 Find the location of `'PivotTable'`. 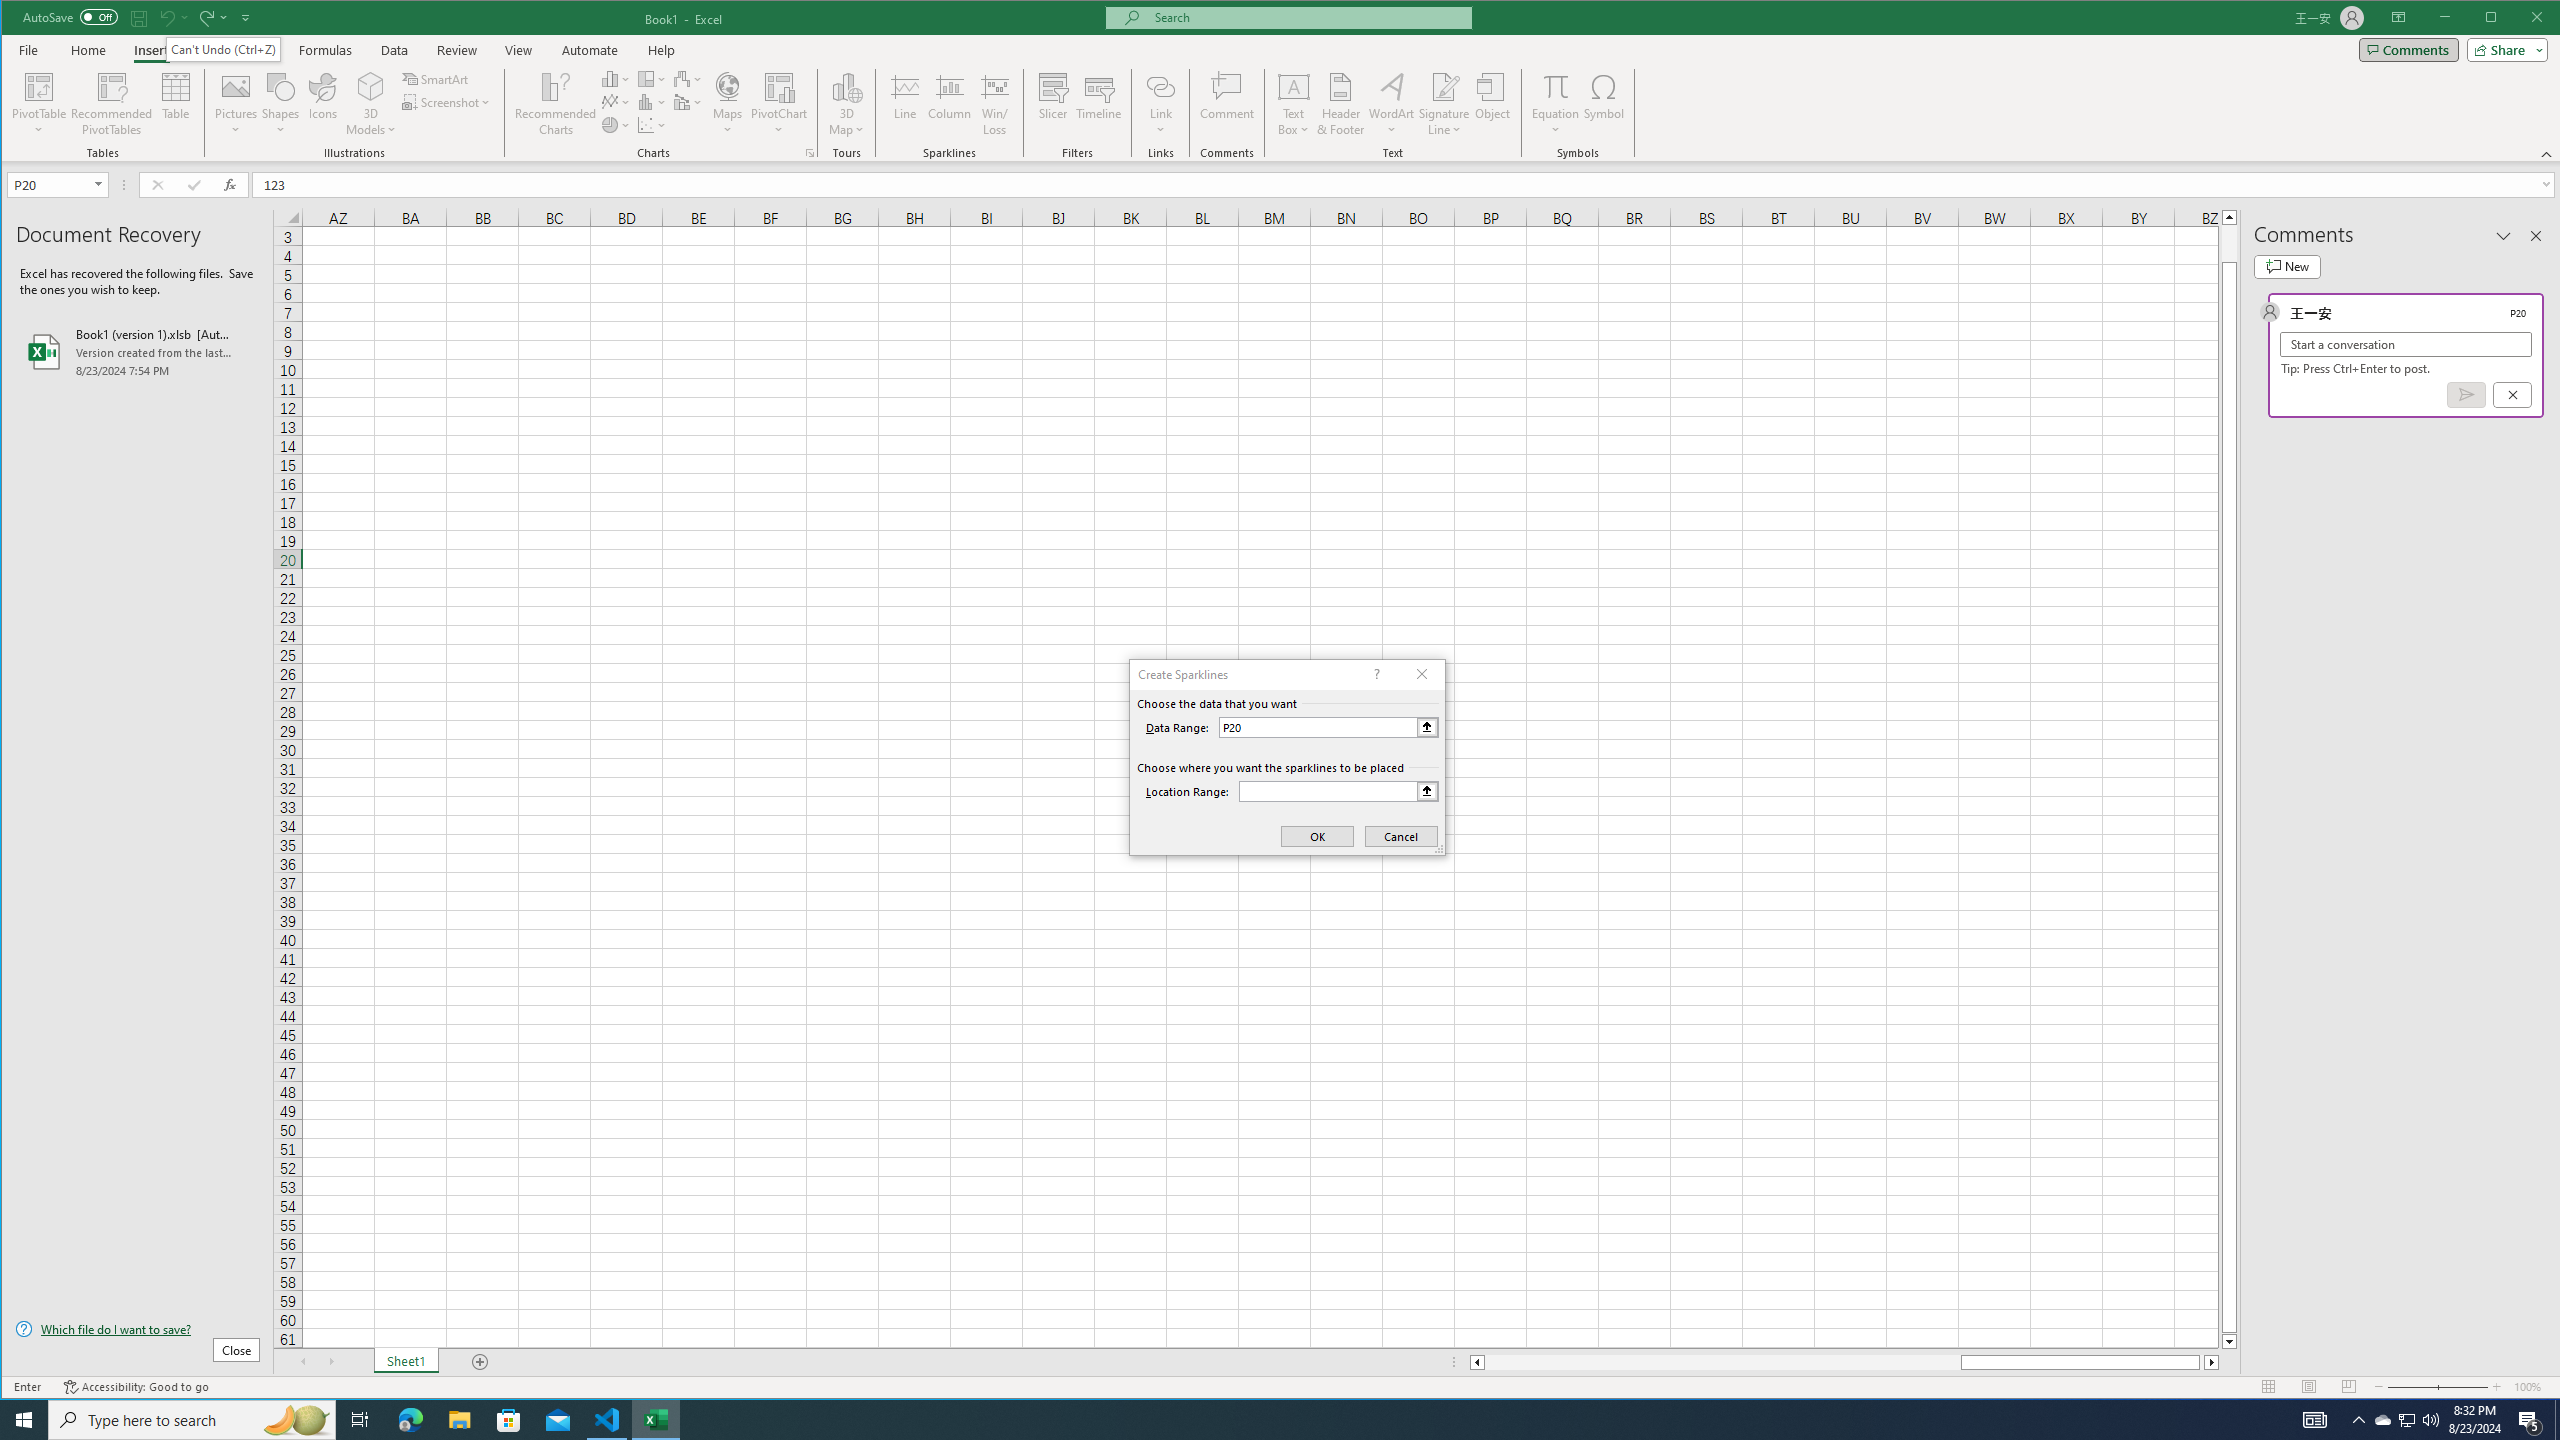

'PivotTable' is located at coordinates (38, 103).